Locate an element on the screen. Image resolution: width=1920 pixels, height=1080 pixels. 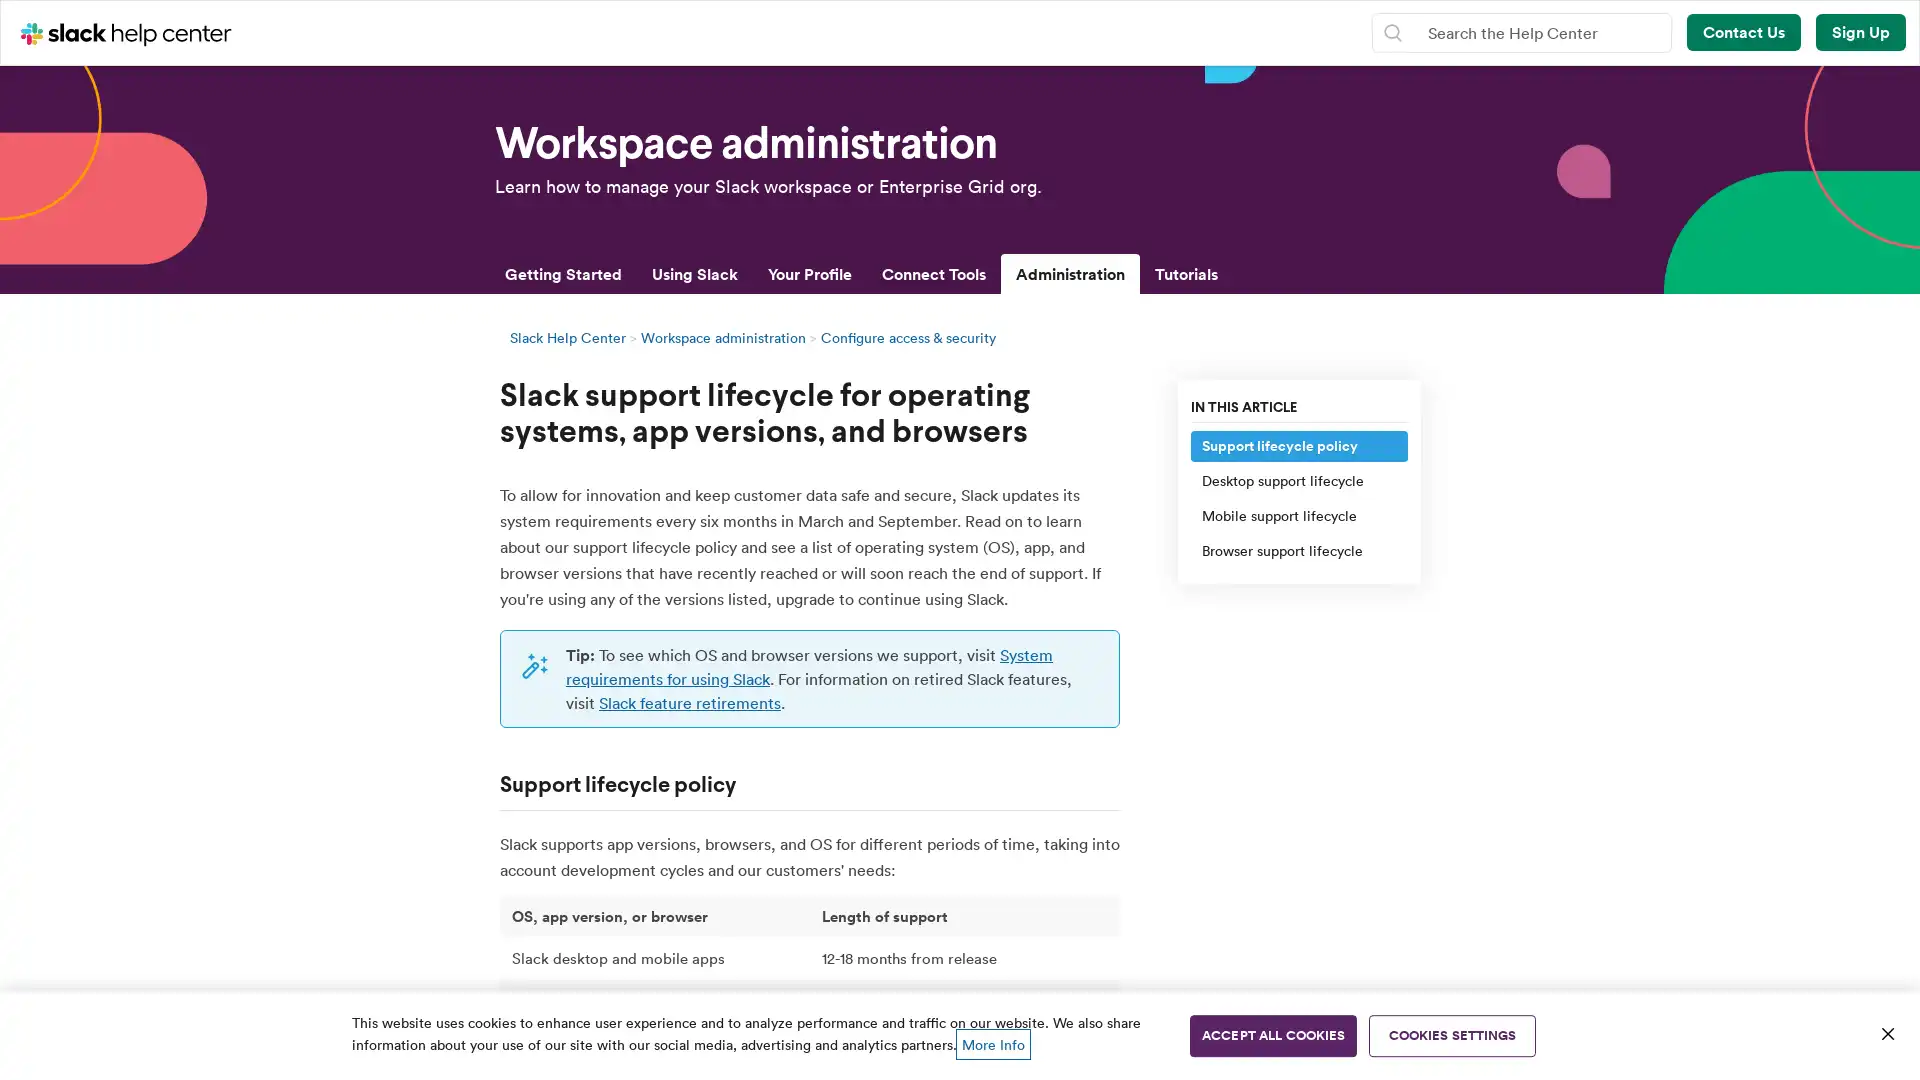
ACCEPT ALL COOKIES is located at coordinates (1272, 1035).